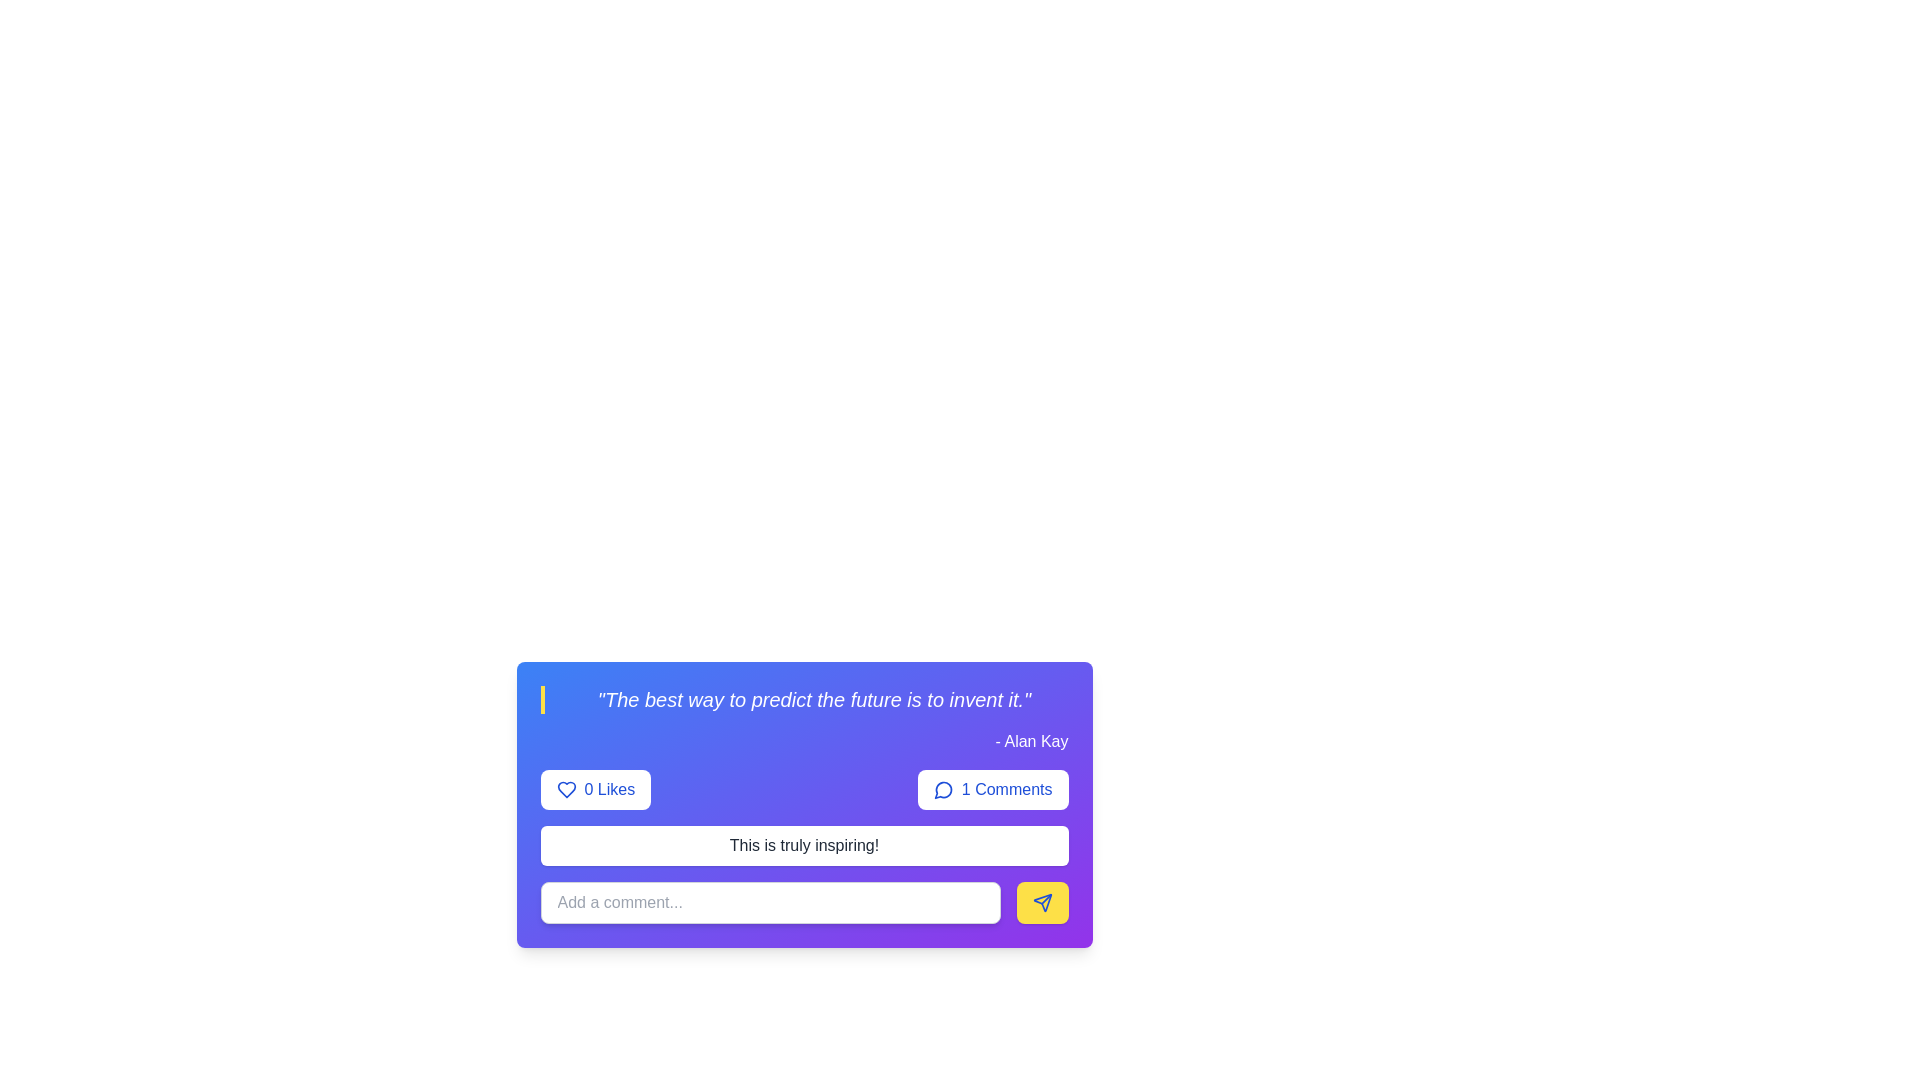  I want to click on the blue outlined speech bubble-shaped icon located to the left of the '1 Comments' text button, so click(942, 789).